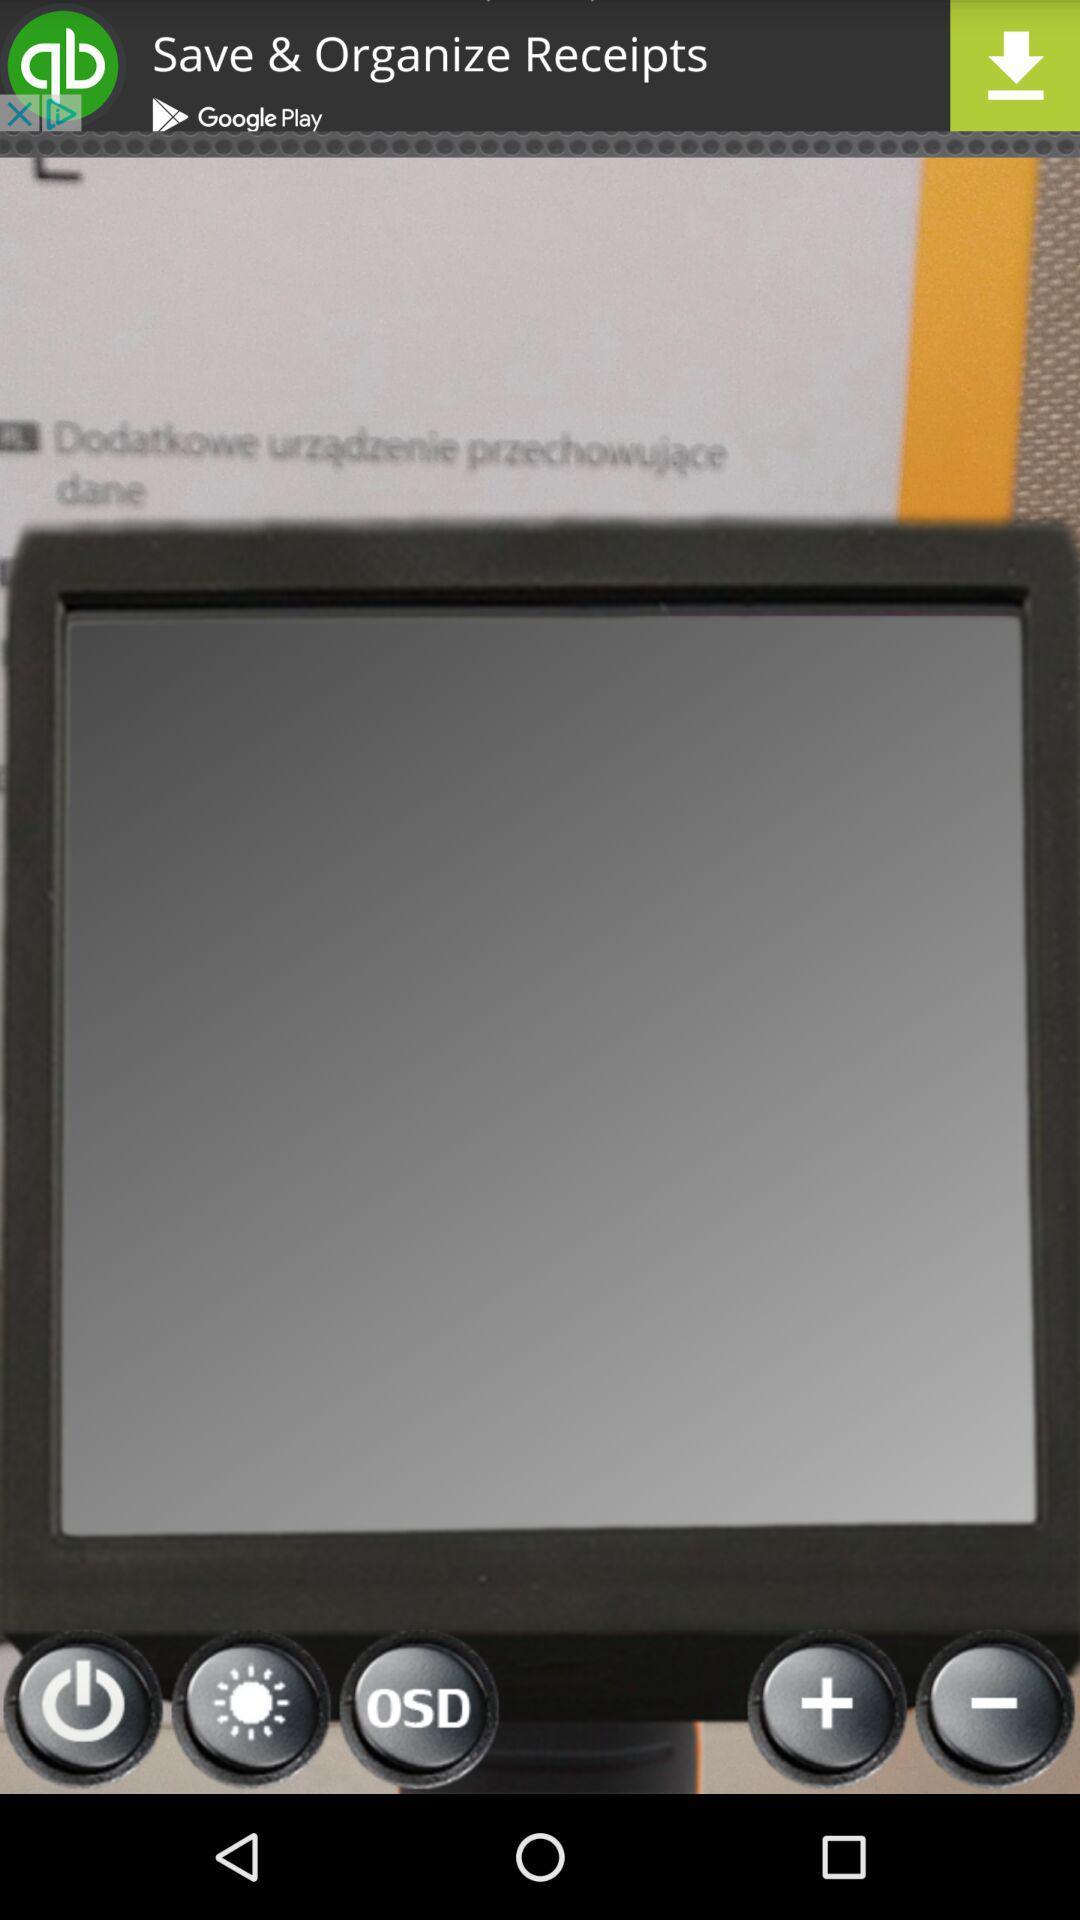 This screenshot has height=1920, width=1080. What do you see at coordinates (250, 1708) in the screenshot?
I see `brightness option` at bounding box center [250, 1708].